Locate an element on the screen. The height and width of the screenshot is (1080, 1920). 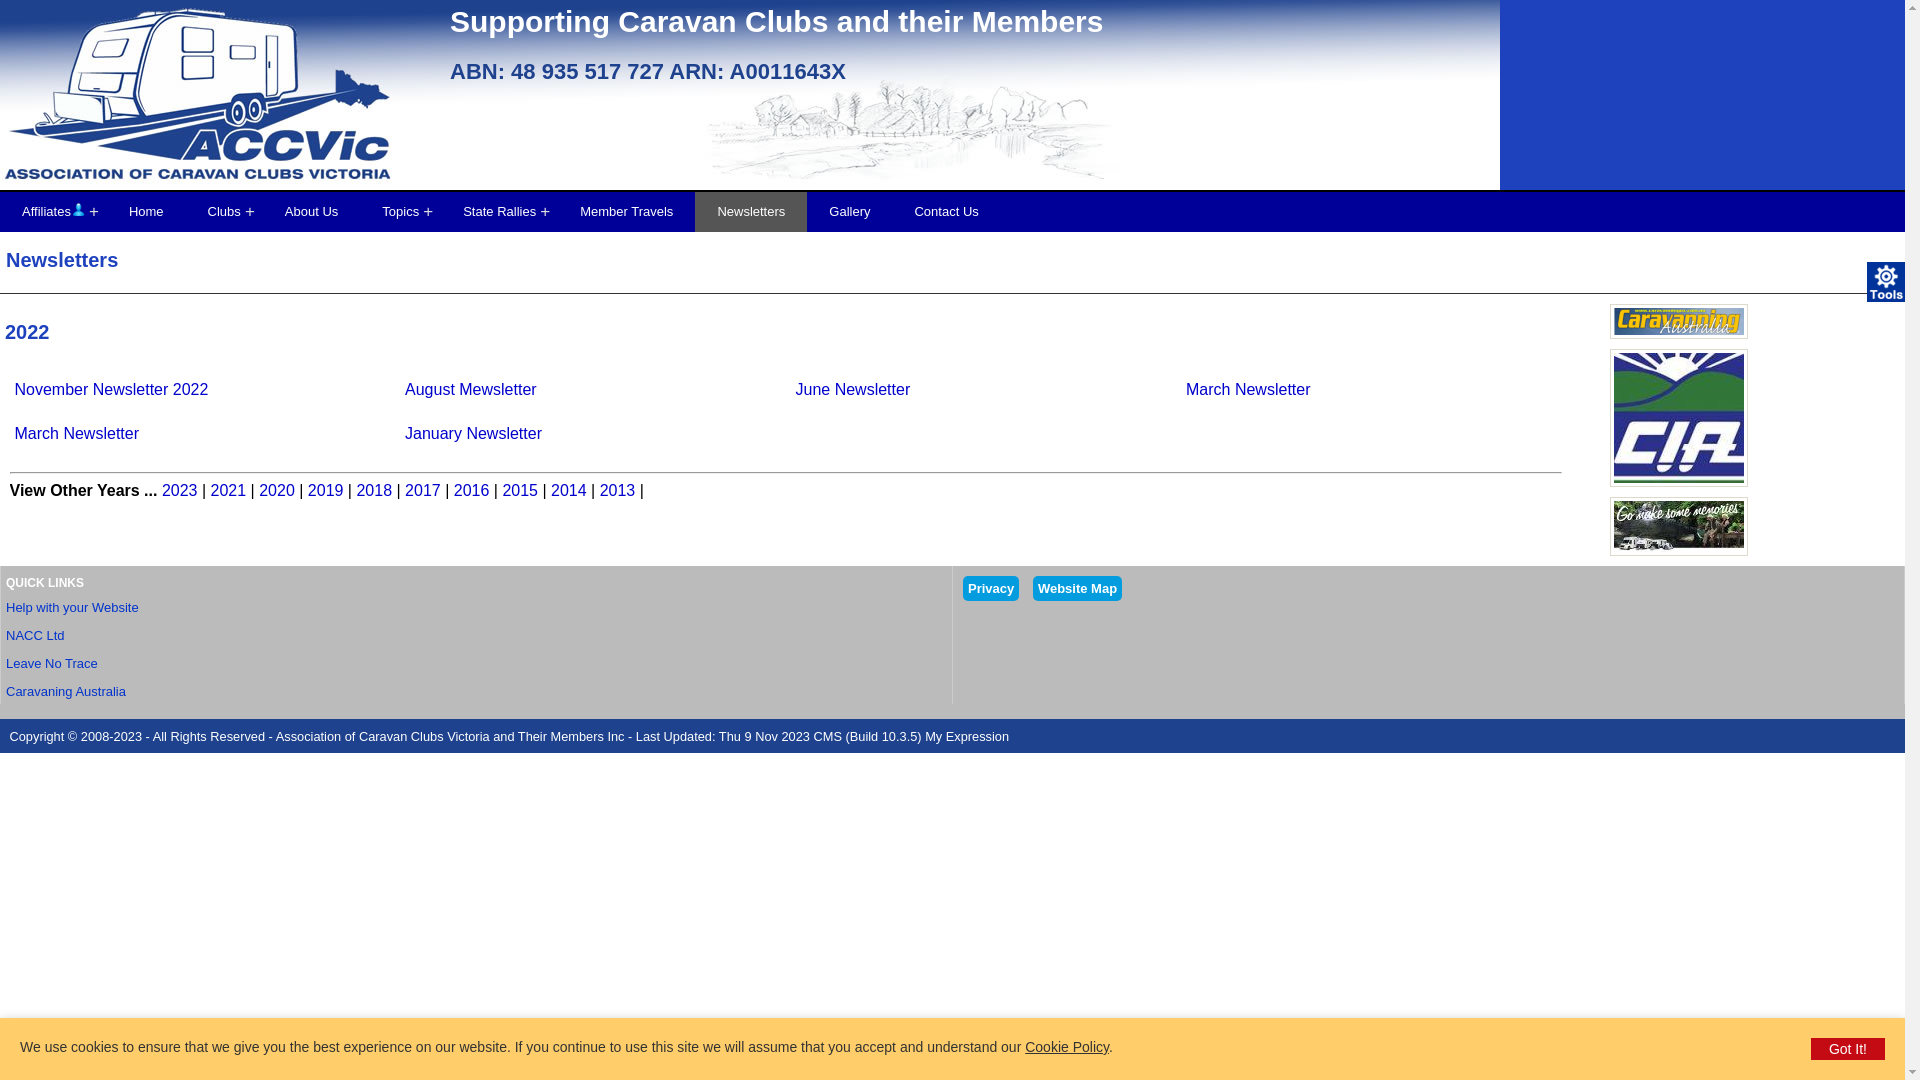
'My Expression' is located at coordinates (966, 736).